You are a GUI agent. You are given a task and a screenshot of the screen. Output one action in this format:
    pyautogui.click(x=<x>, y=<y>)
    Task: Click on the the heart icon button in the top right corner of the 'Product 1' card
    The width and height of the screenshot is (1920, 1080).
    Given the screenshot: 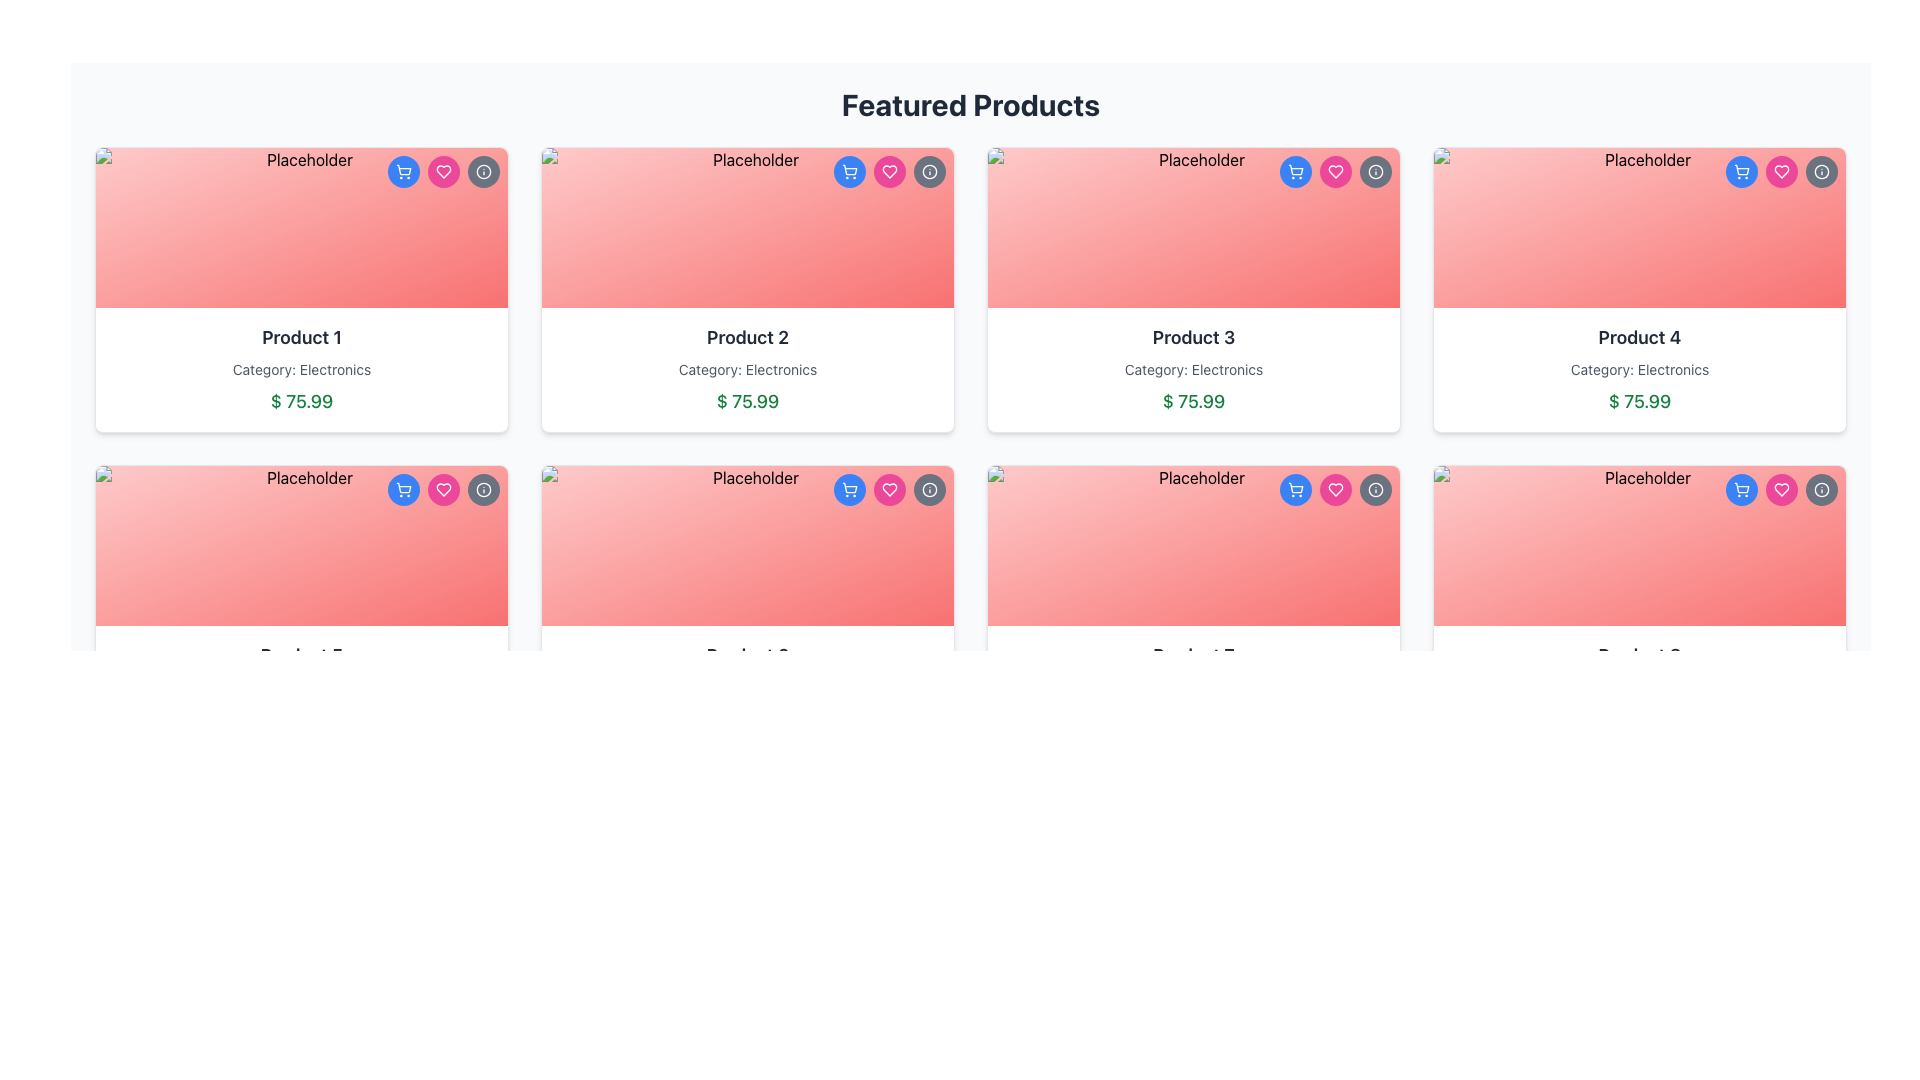 What is the action you would take?
    pyautogui.click(x=443, y=489)
    